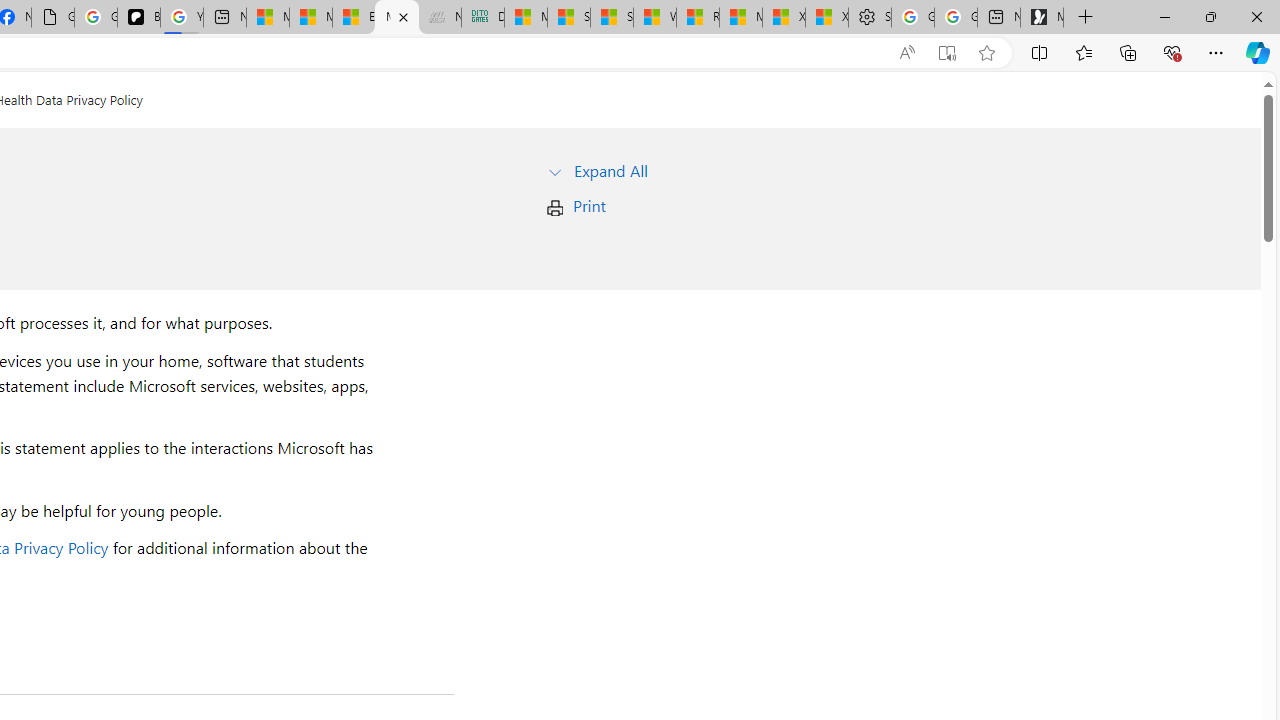 The height and width of the screenshot is (720, 1280). What do you see at coordinates (53, 17) in the screenshot?
I see `'Google Analytics Opt-out Browser Add-on Download Page'` at bounding box center [53, 17].